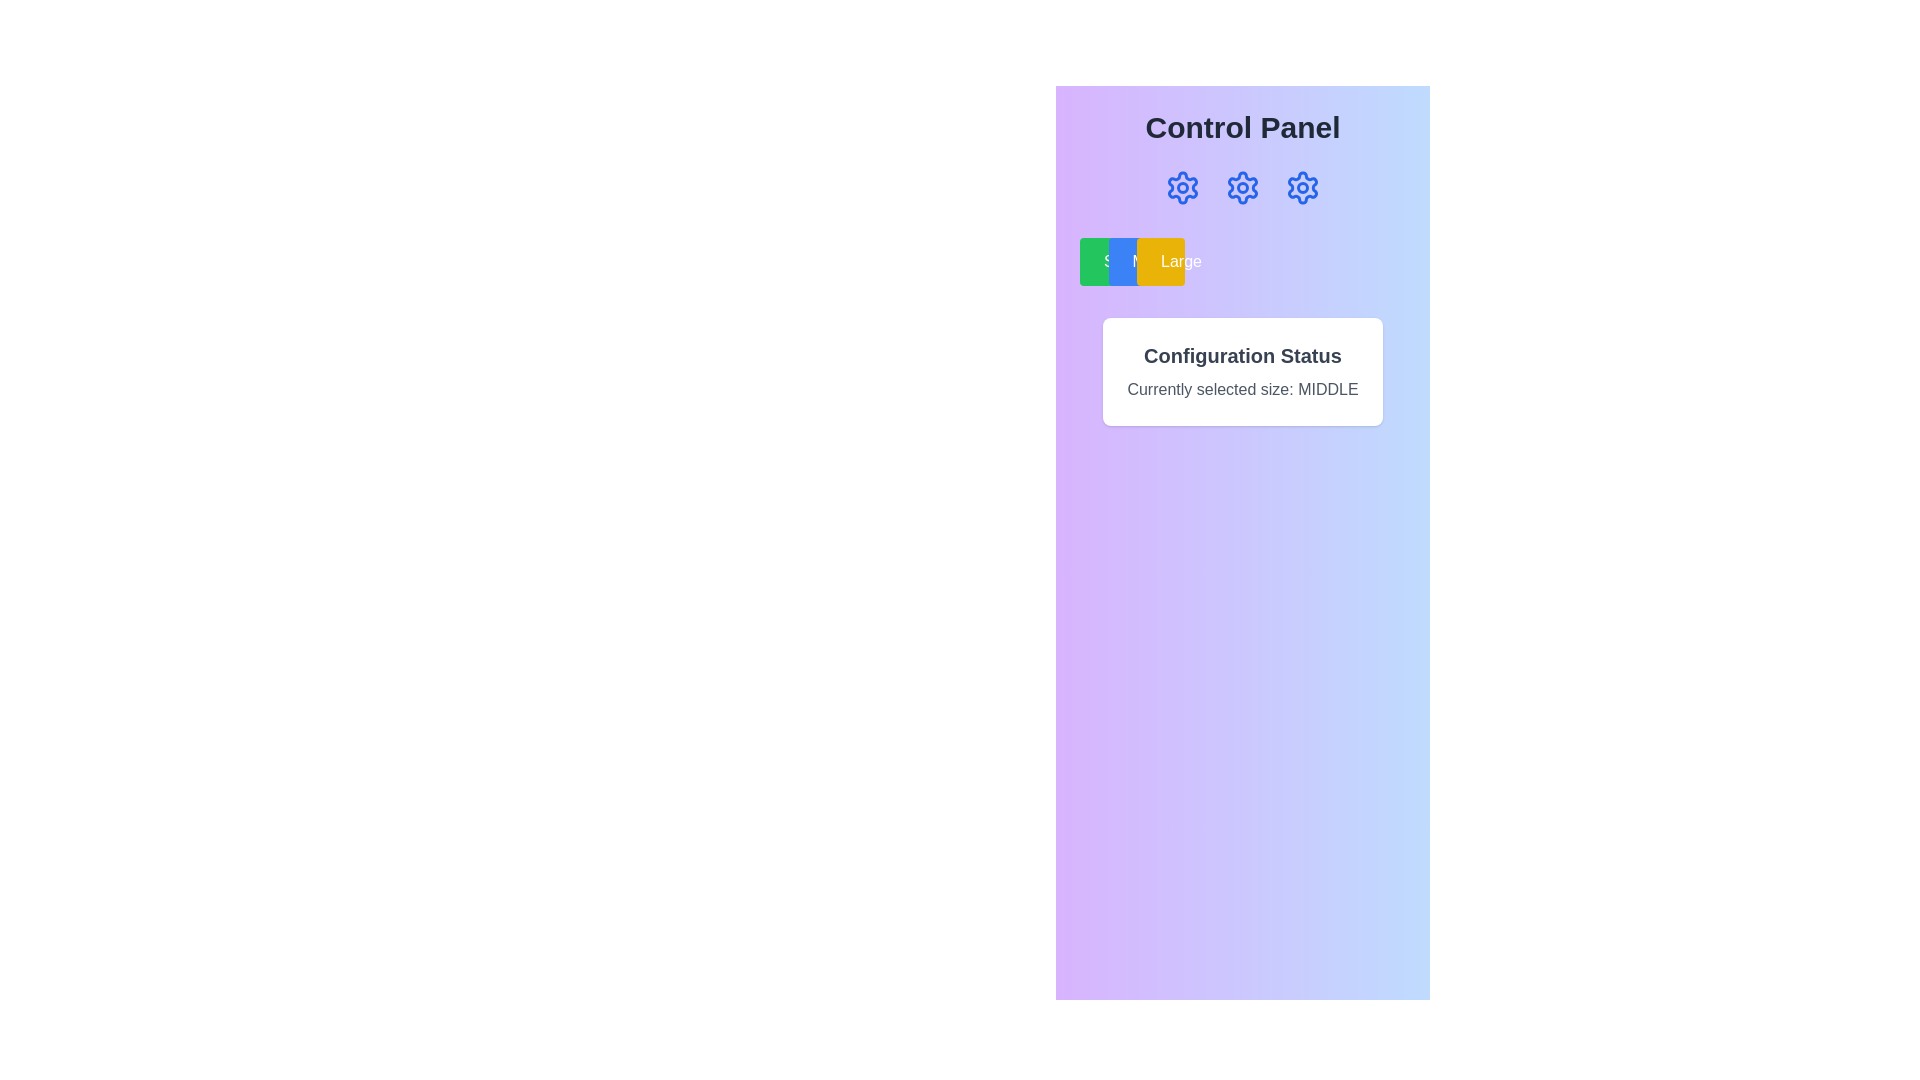 This screenshot has width=1920, height=1080. What do you see at coordinates (1103, 261) in the screenshot?
I see `the green button labeled 'Small' located to the left of the 'Middle' button` at bounding box center [1103, 261].